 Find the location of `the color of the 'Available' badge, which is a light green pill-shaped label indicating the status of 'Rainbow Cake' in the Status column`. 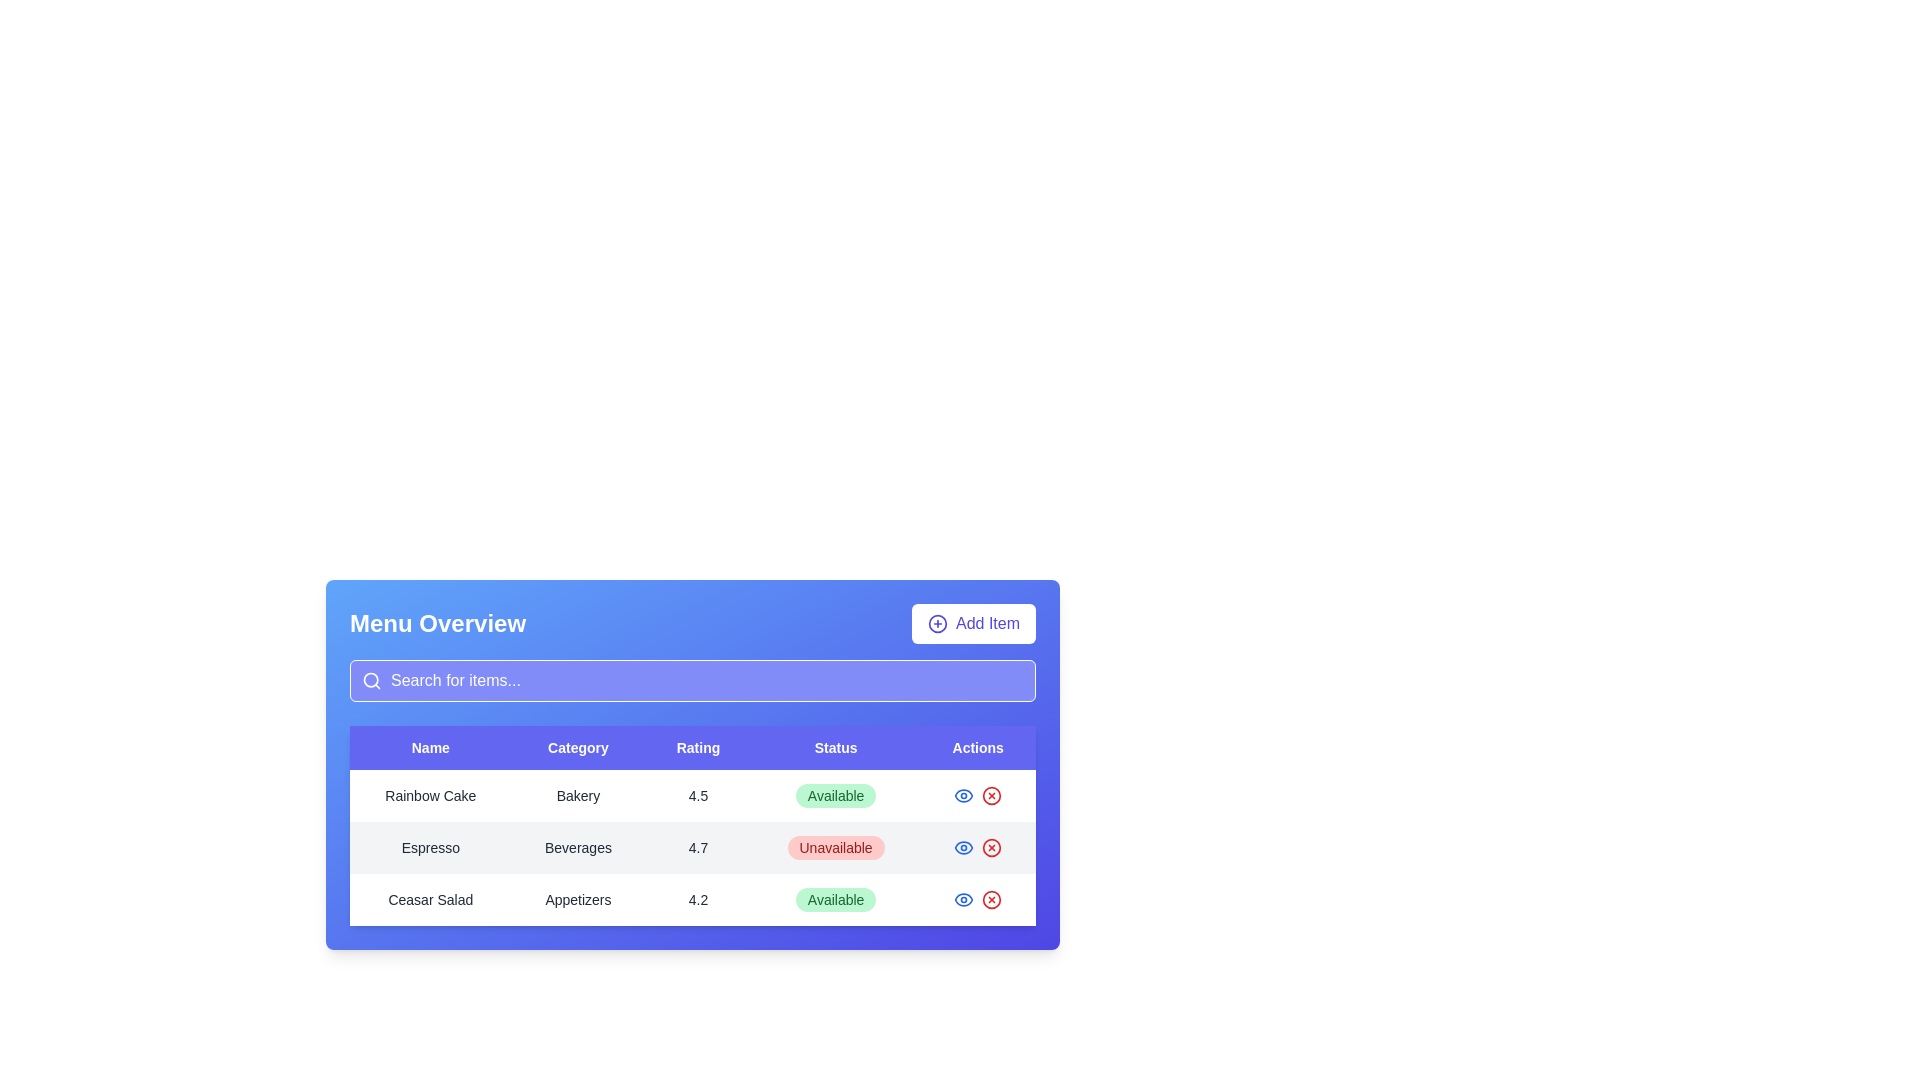

the color of the 'Available' badge, which is a light green pill-shaped label indicating the status of 'Rainbow Cake' in the Status column is located at coordinates (836, 794).